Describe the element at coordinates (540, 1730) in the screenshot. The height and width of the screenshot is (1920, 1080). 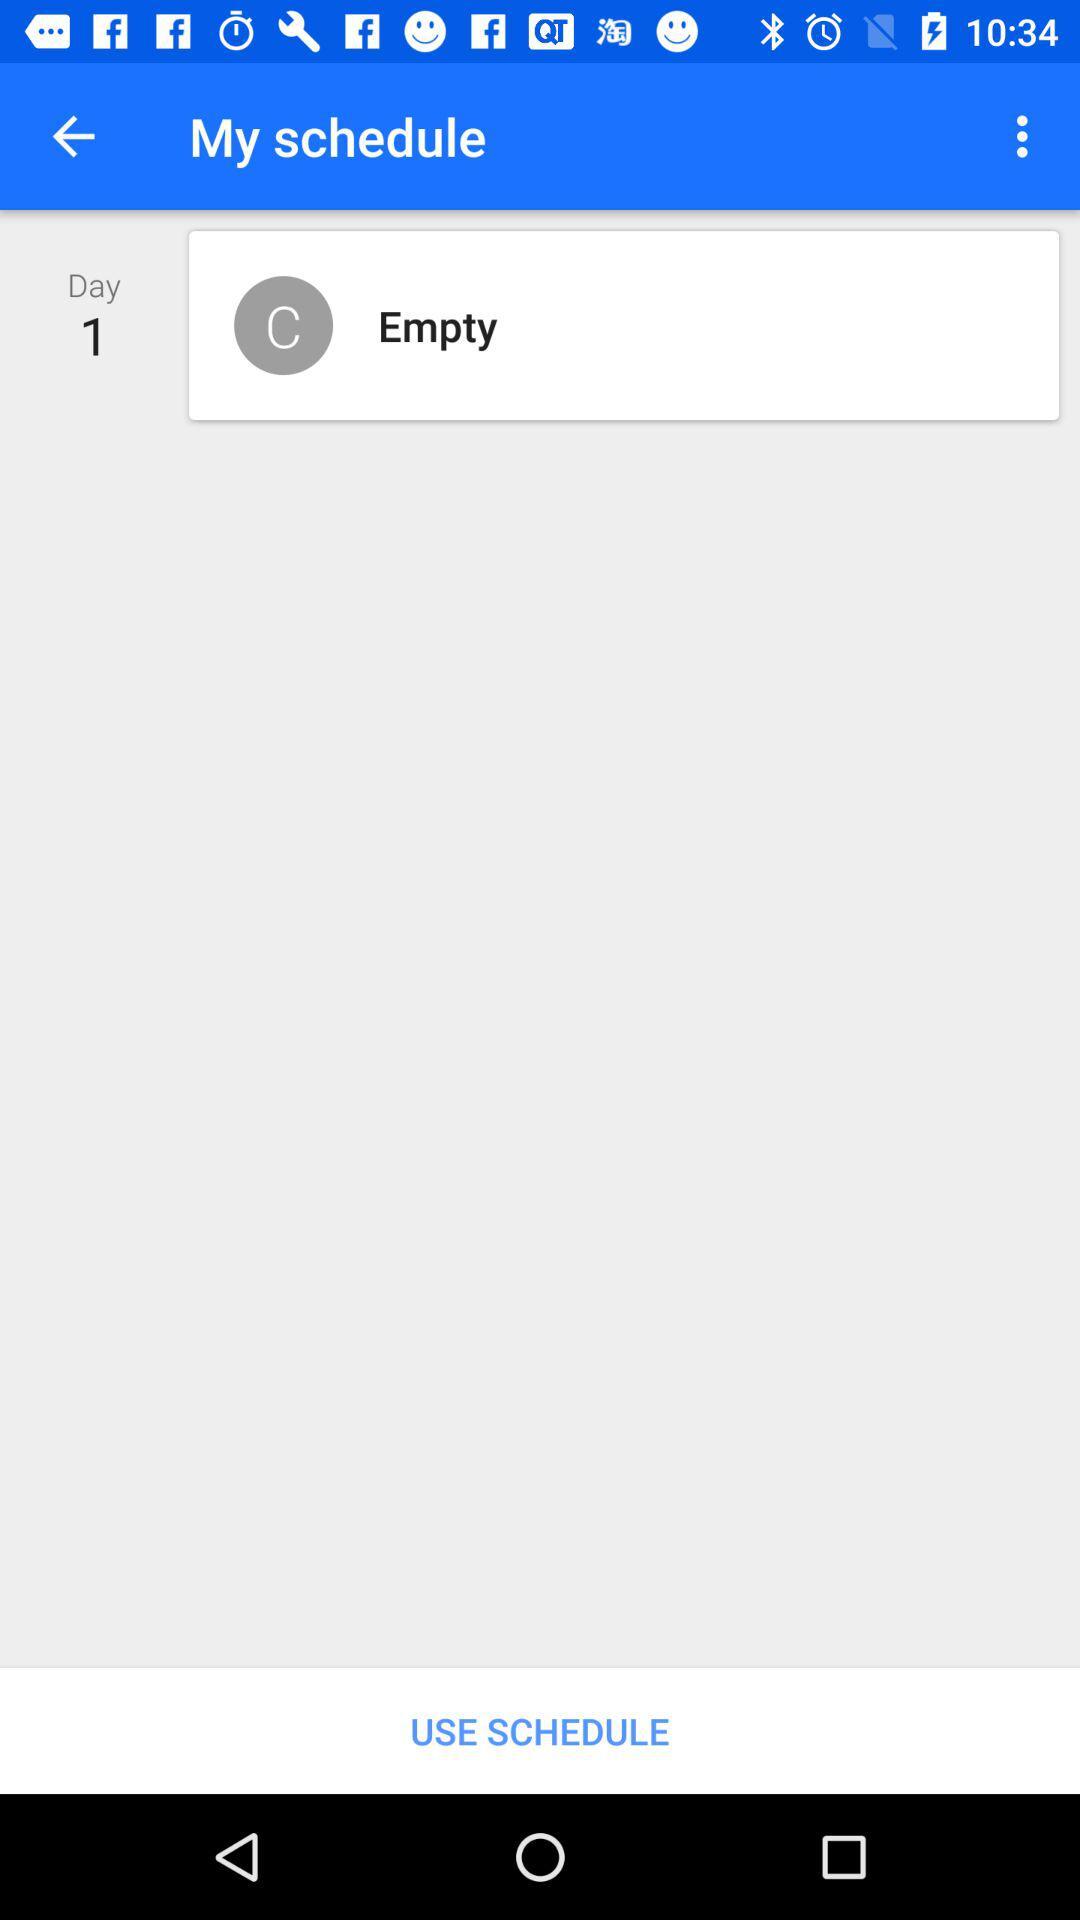
I see `use schedule icon` at that location.